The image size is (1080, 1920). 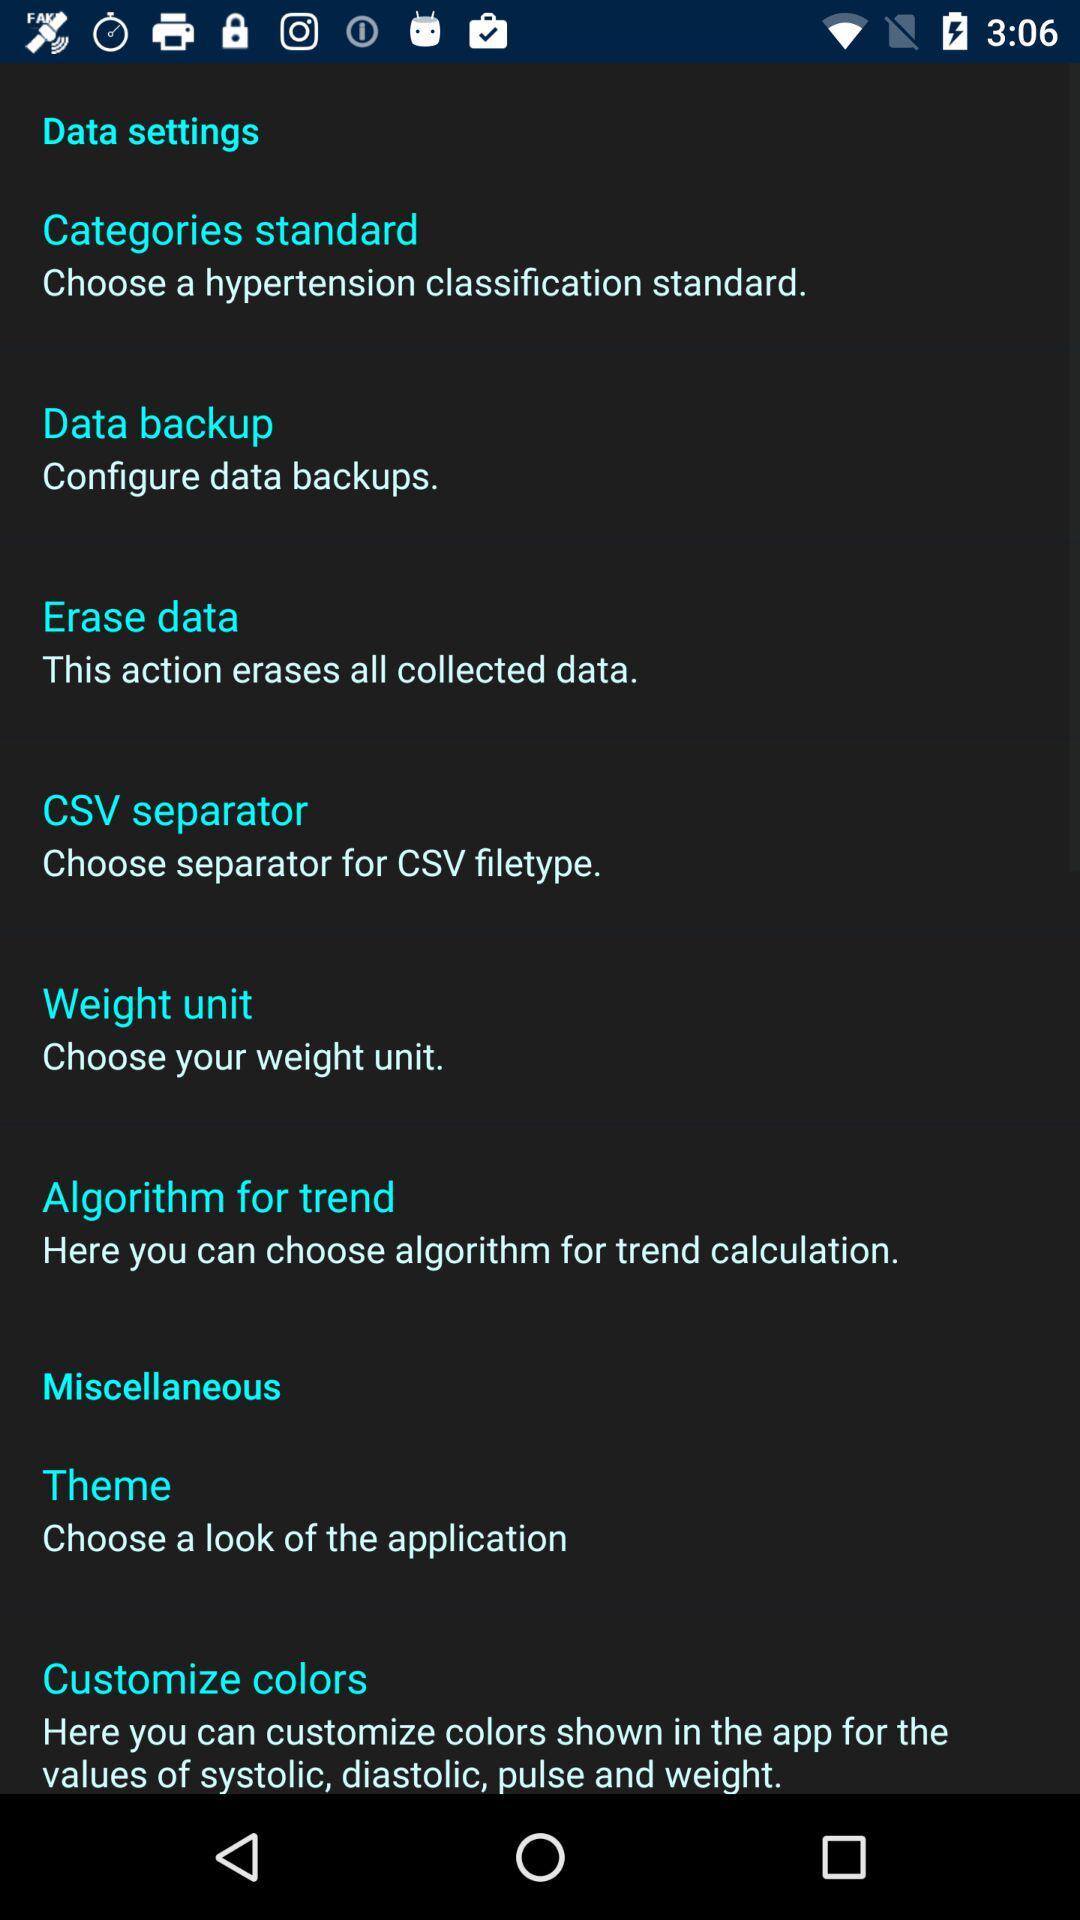 I want to click on icon below configure data backups., so click(x=139, y=613).